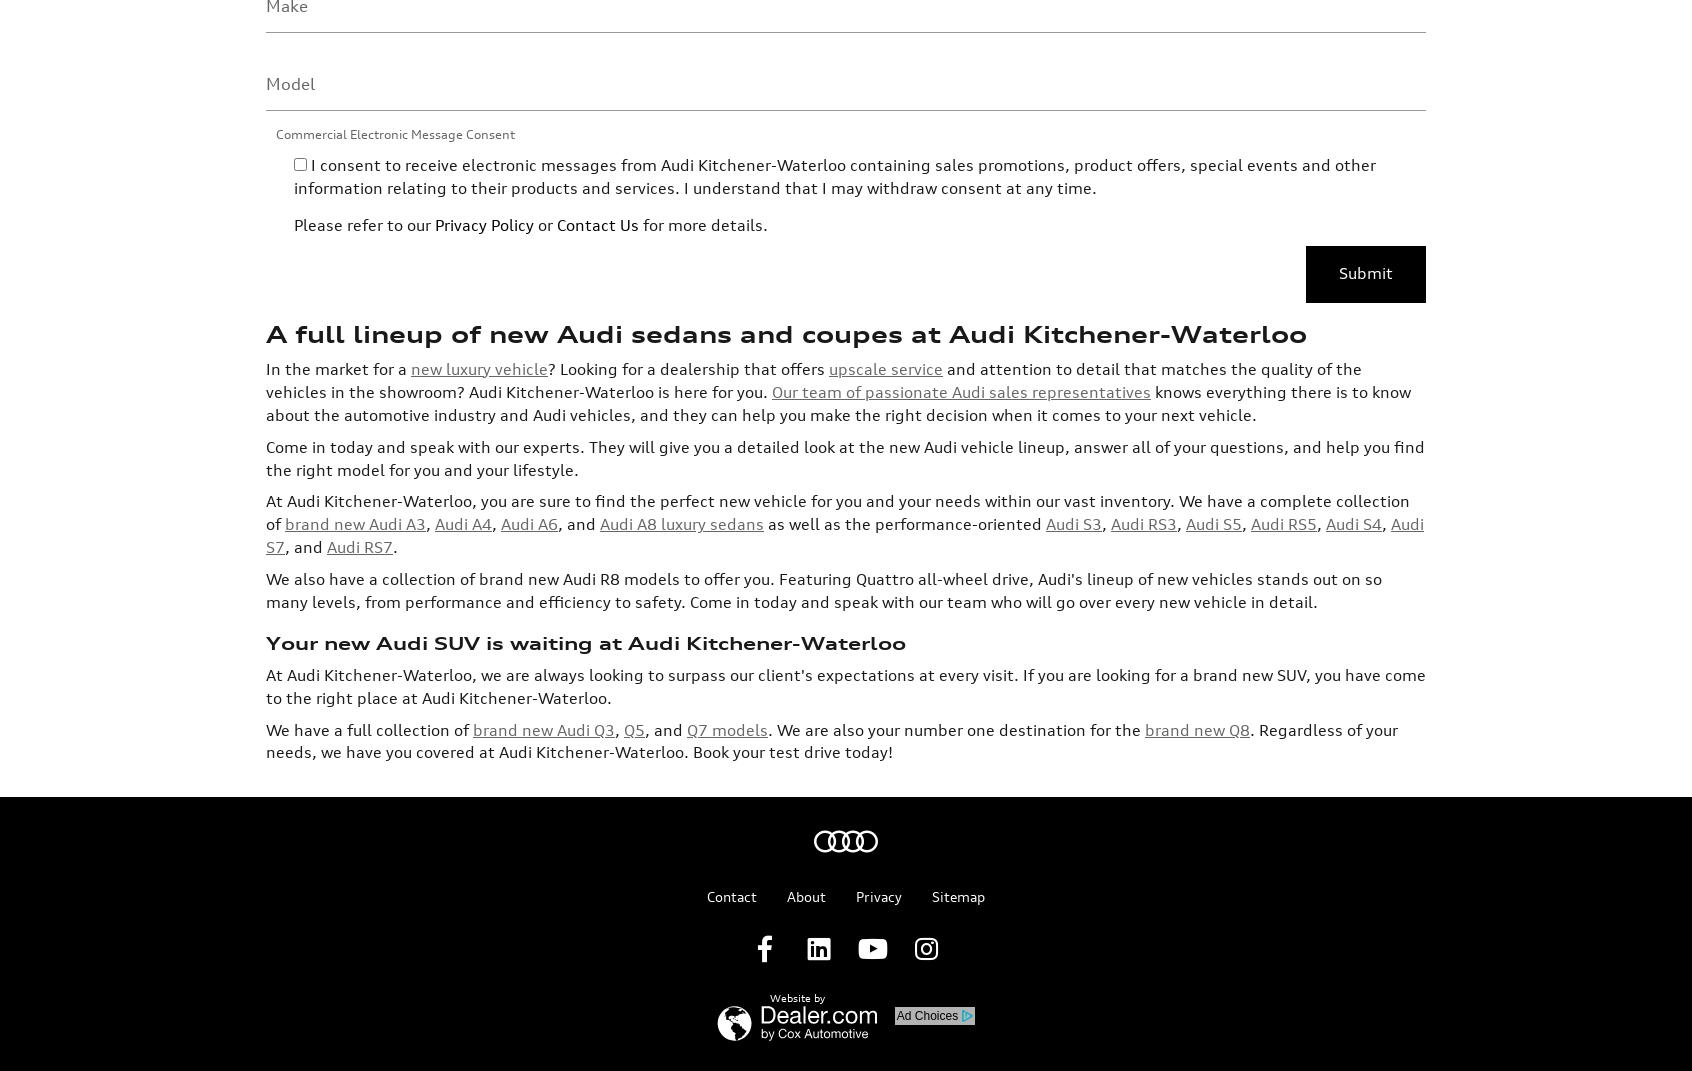 The height and width of the screenshot is (1071, 1692). I want to click on 'At Audi Kitchener-Waterloo, you are sure to find the perfect new vehicle for you and your needs within our vast inventory. We have a complete collection of', so click(265, 350).